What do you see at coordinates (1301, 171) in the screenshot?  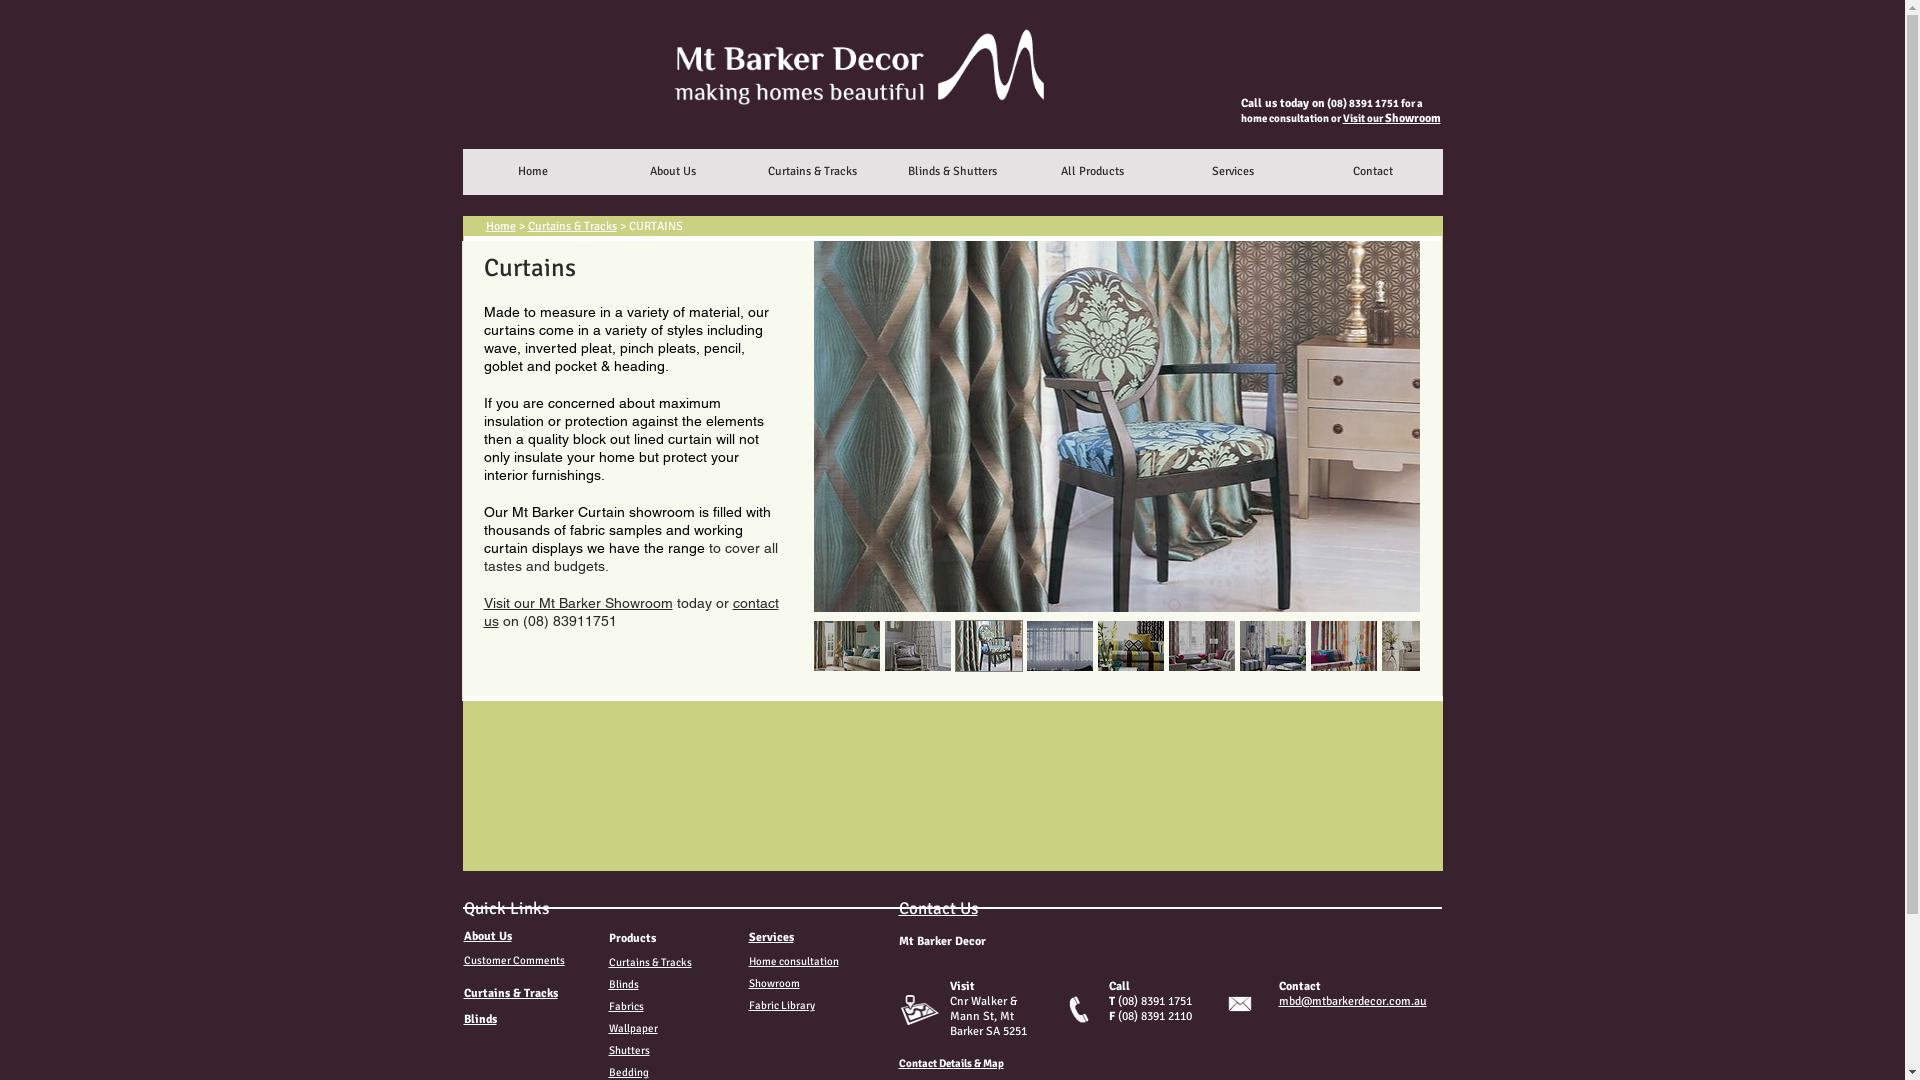 I see `'Contact'` at bounding box center [1301, 171].